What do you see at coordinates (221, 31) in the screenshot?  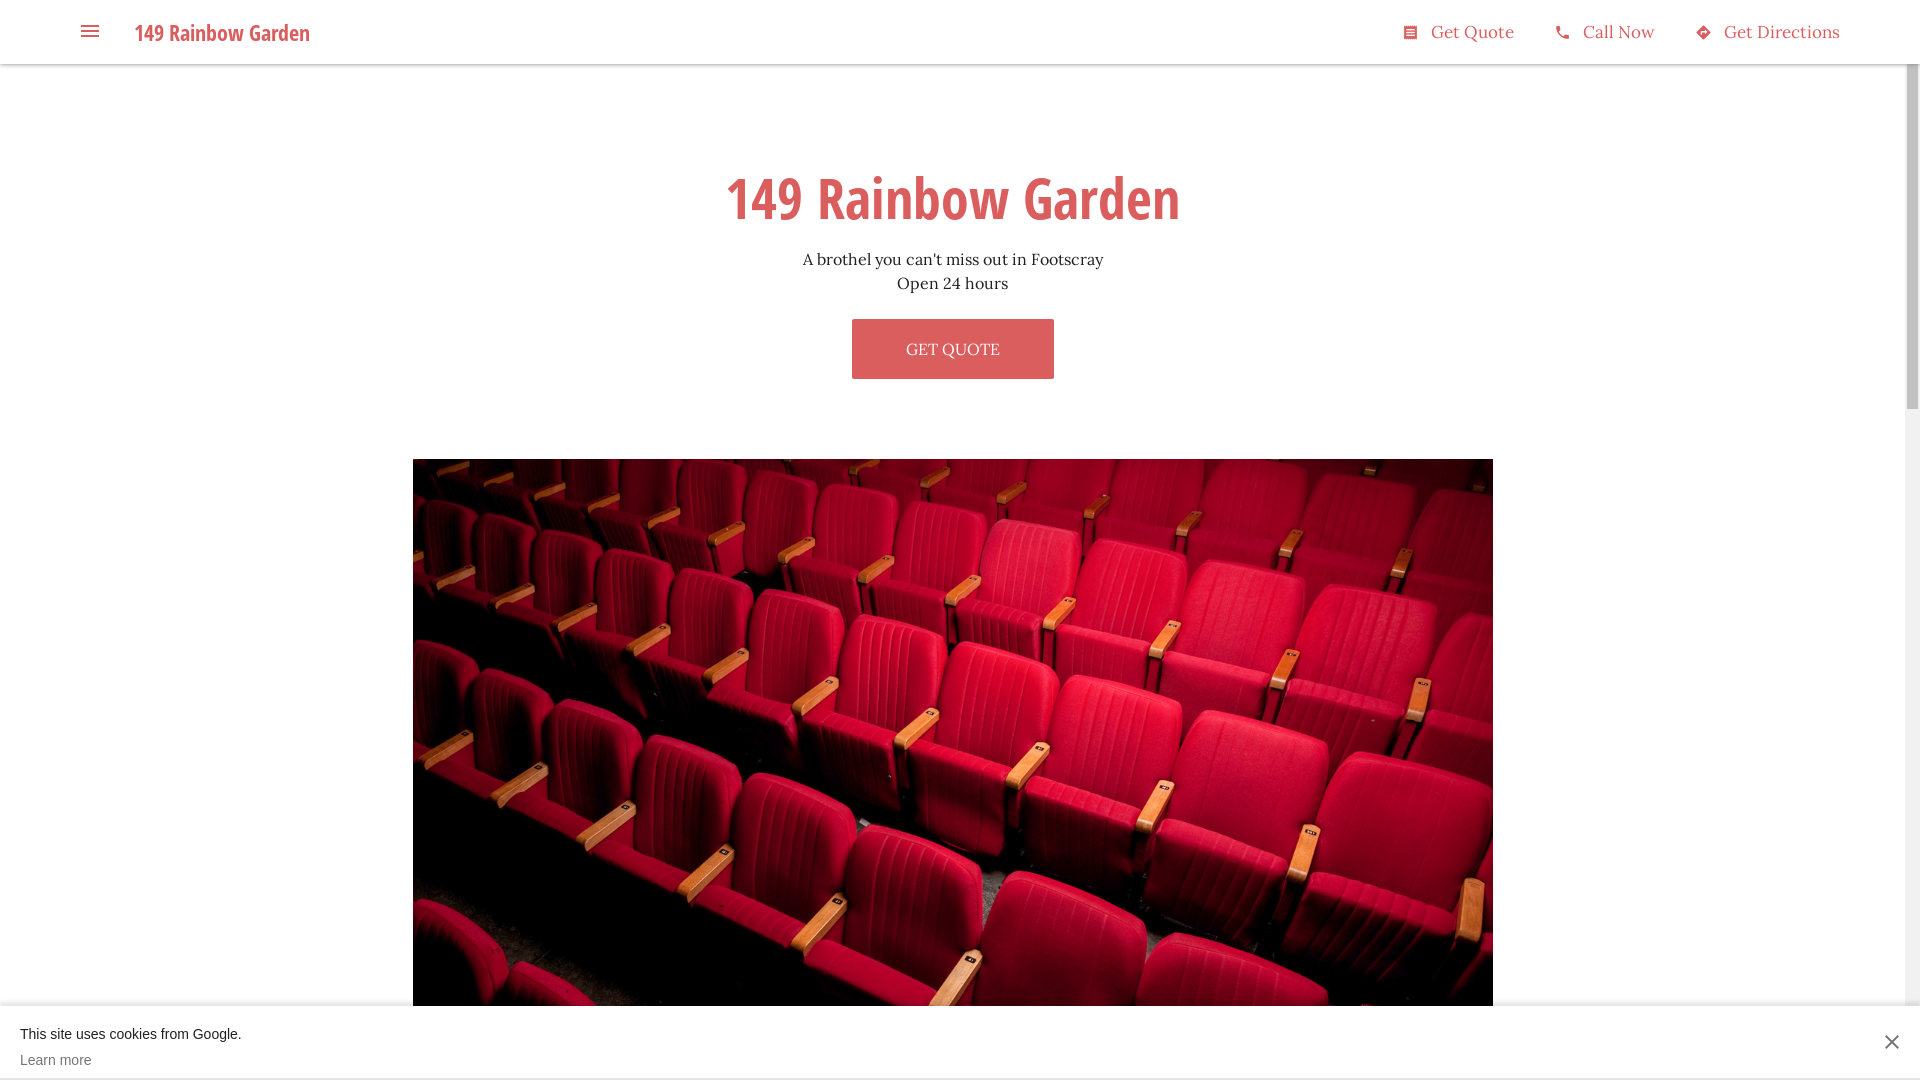 I see `'149 Rainbow Garden'` at bounding box center [221, 31].